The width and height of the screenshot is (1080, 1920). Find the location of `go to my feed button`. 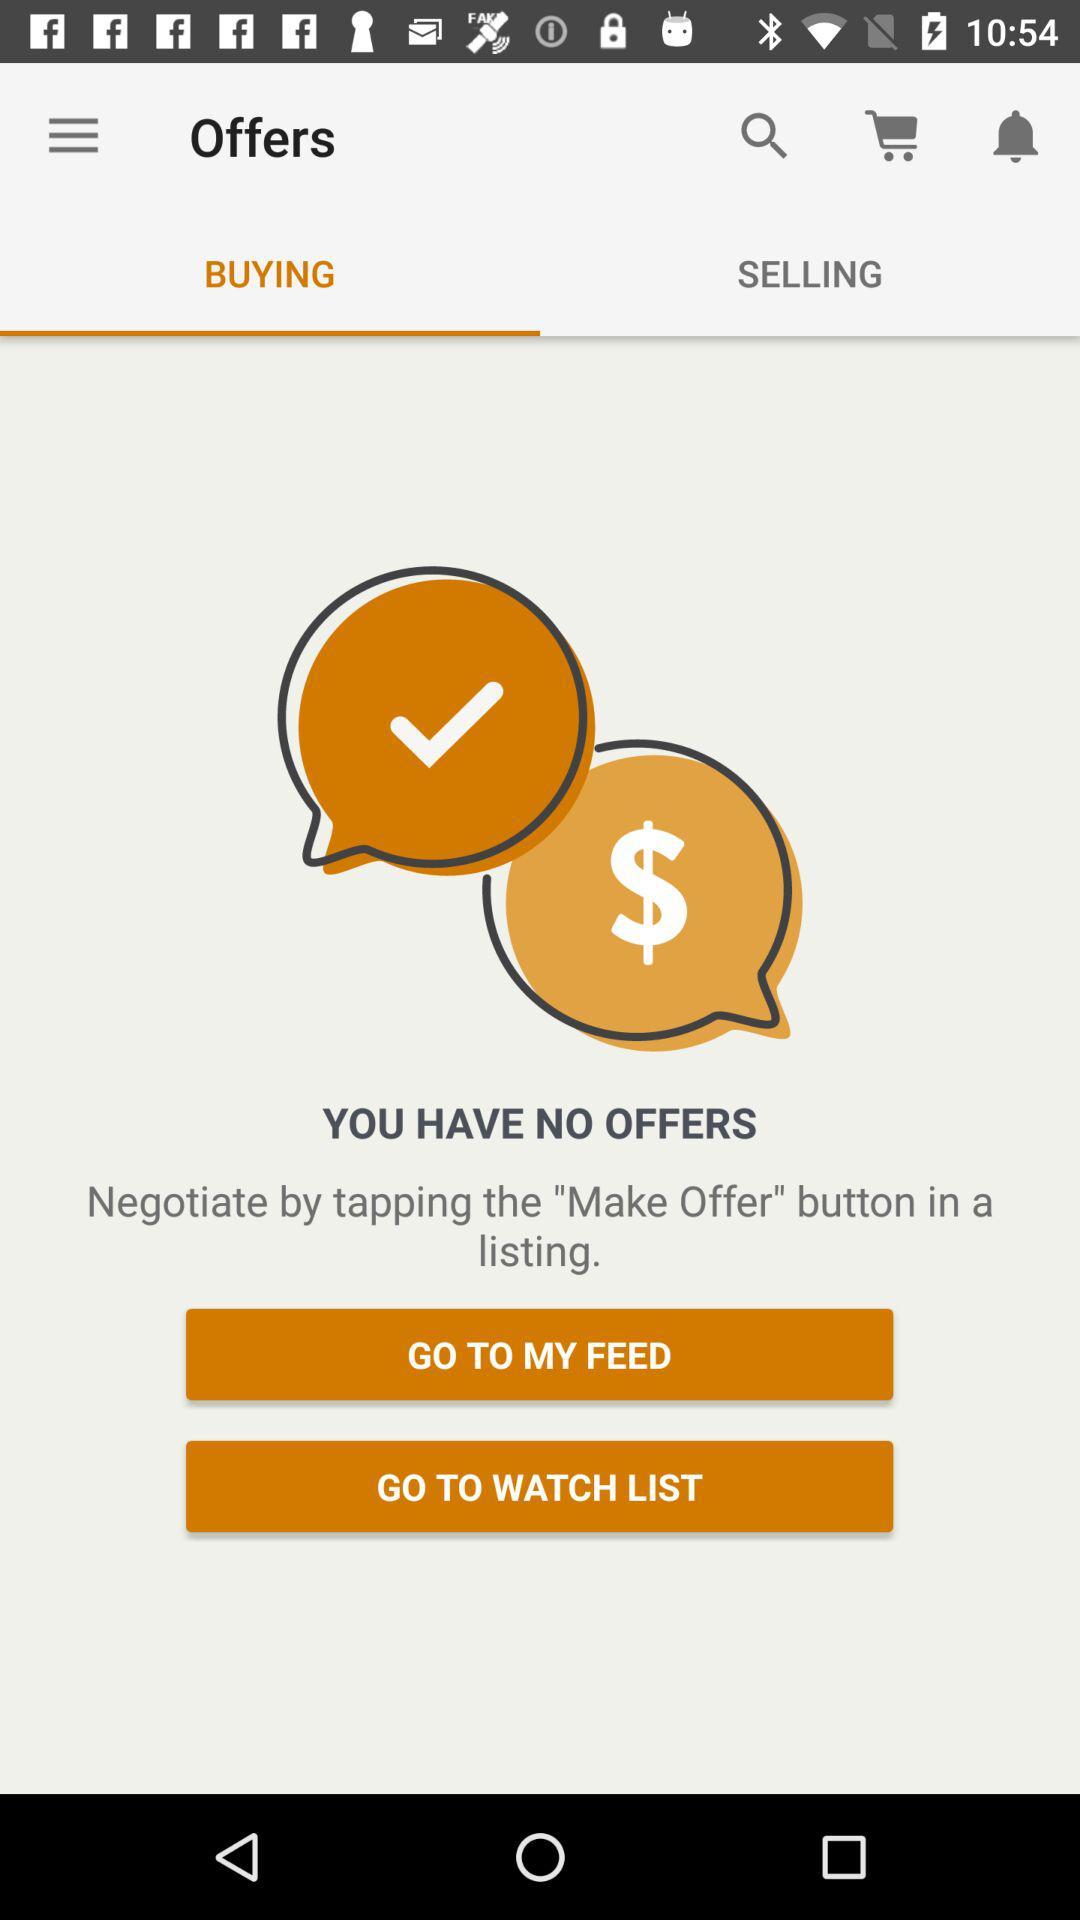

go to my feed button is located at coordinates (540, 1354).